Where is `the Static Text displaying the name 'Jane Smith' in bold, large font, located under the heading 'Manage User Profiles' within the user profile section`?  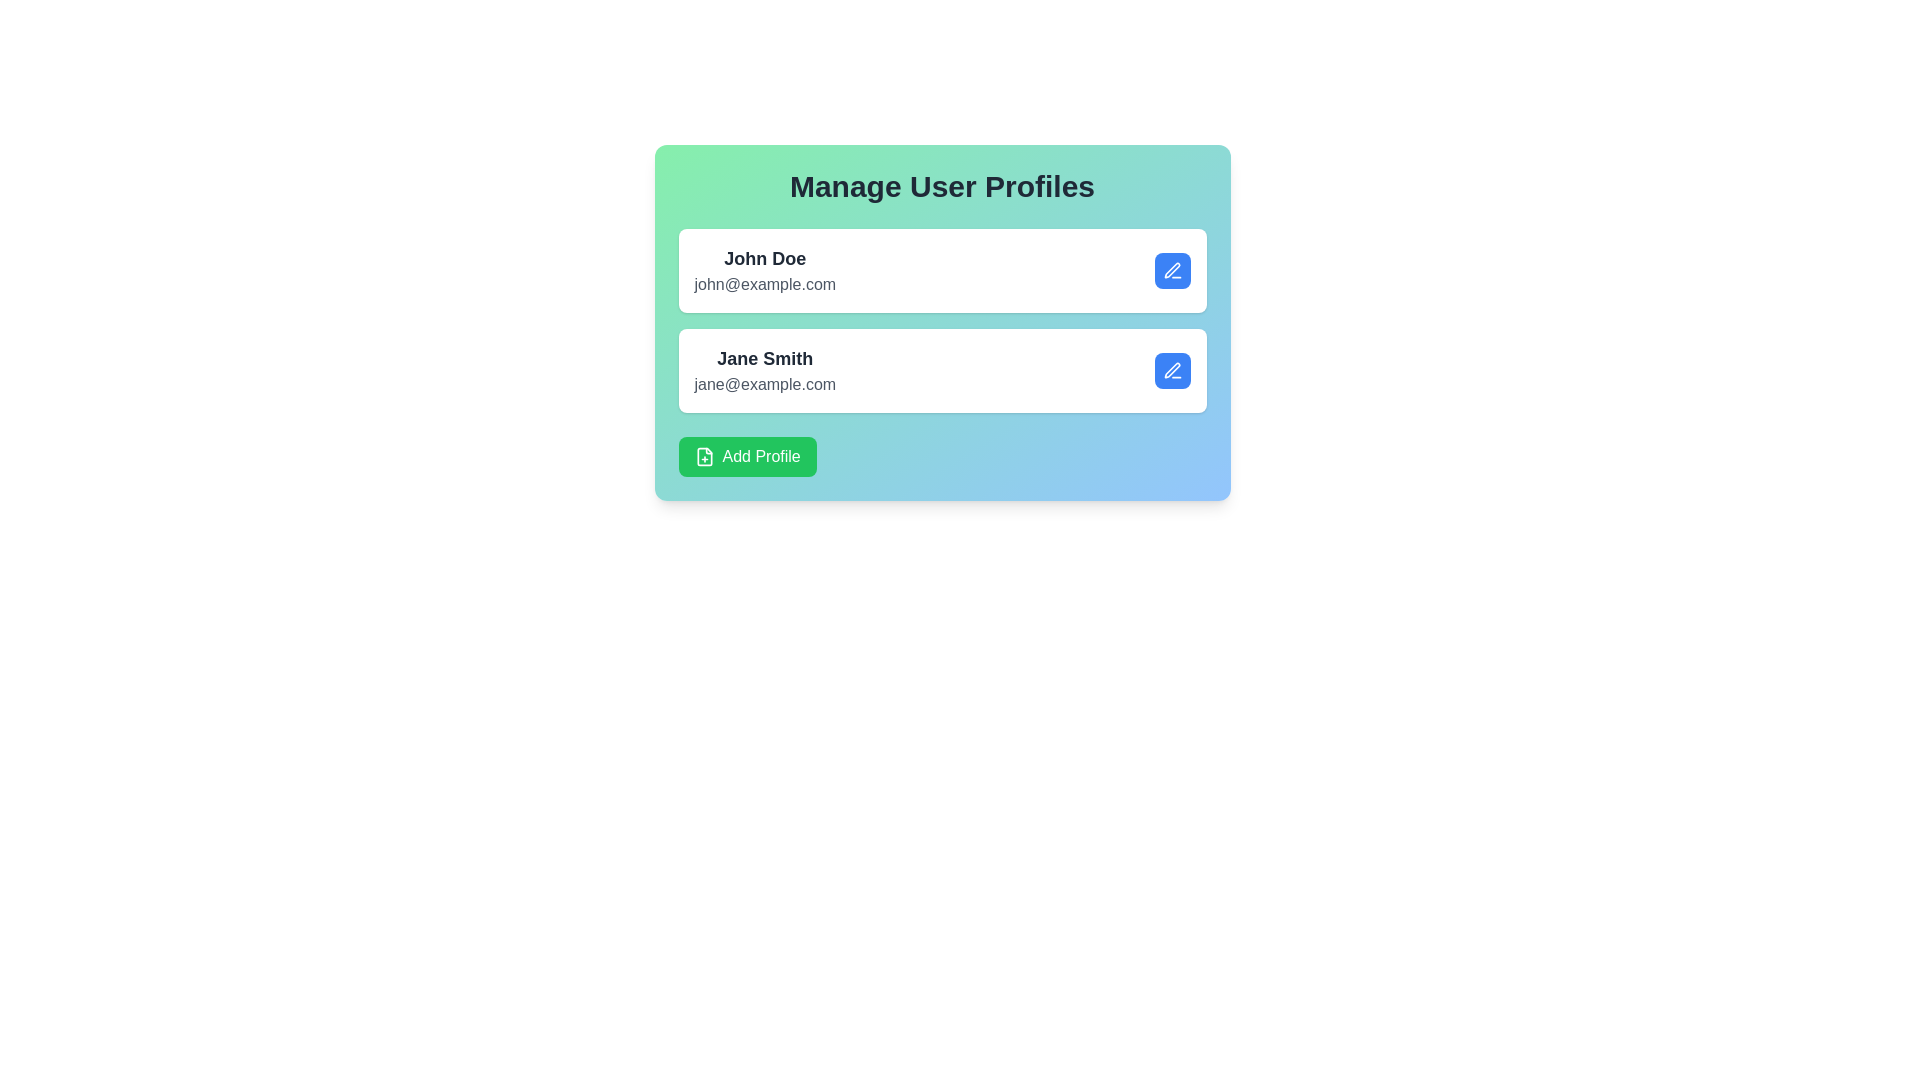 the Static Text displaying the name 'Jane Smith' in bold, large font, located under the heading 'Manage User Profiles' within the user profile section is located at coordinates (764, 357).